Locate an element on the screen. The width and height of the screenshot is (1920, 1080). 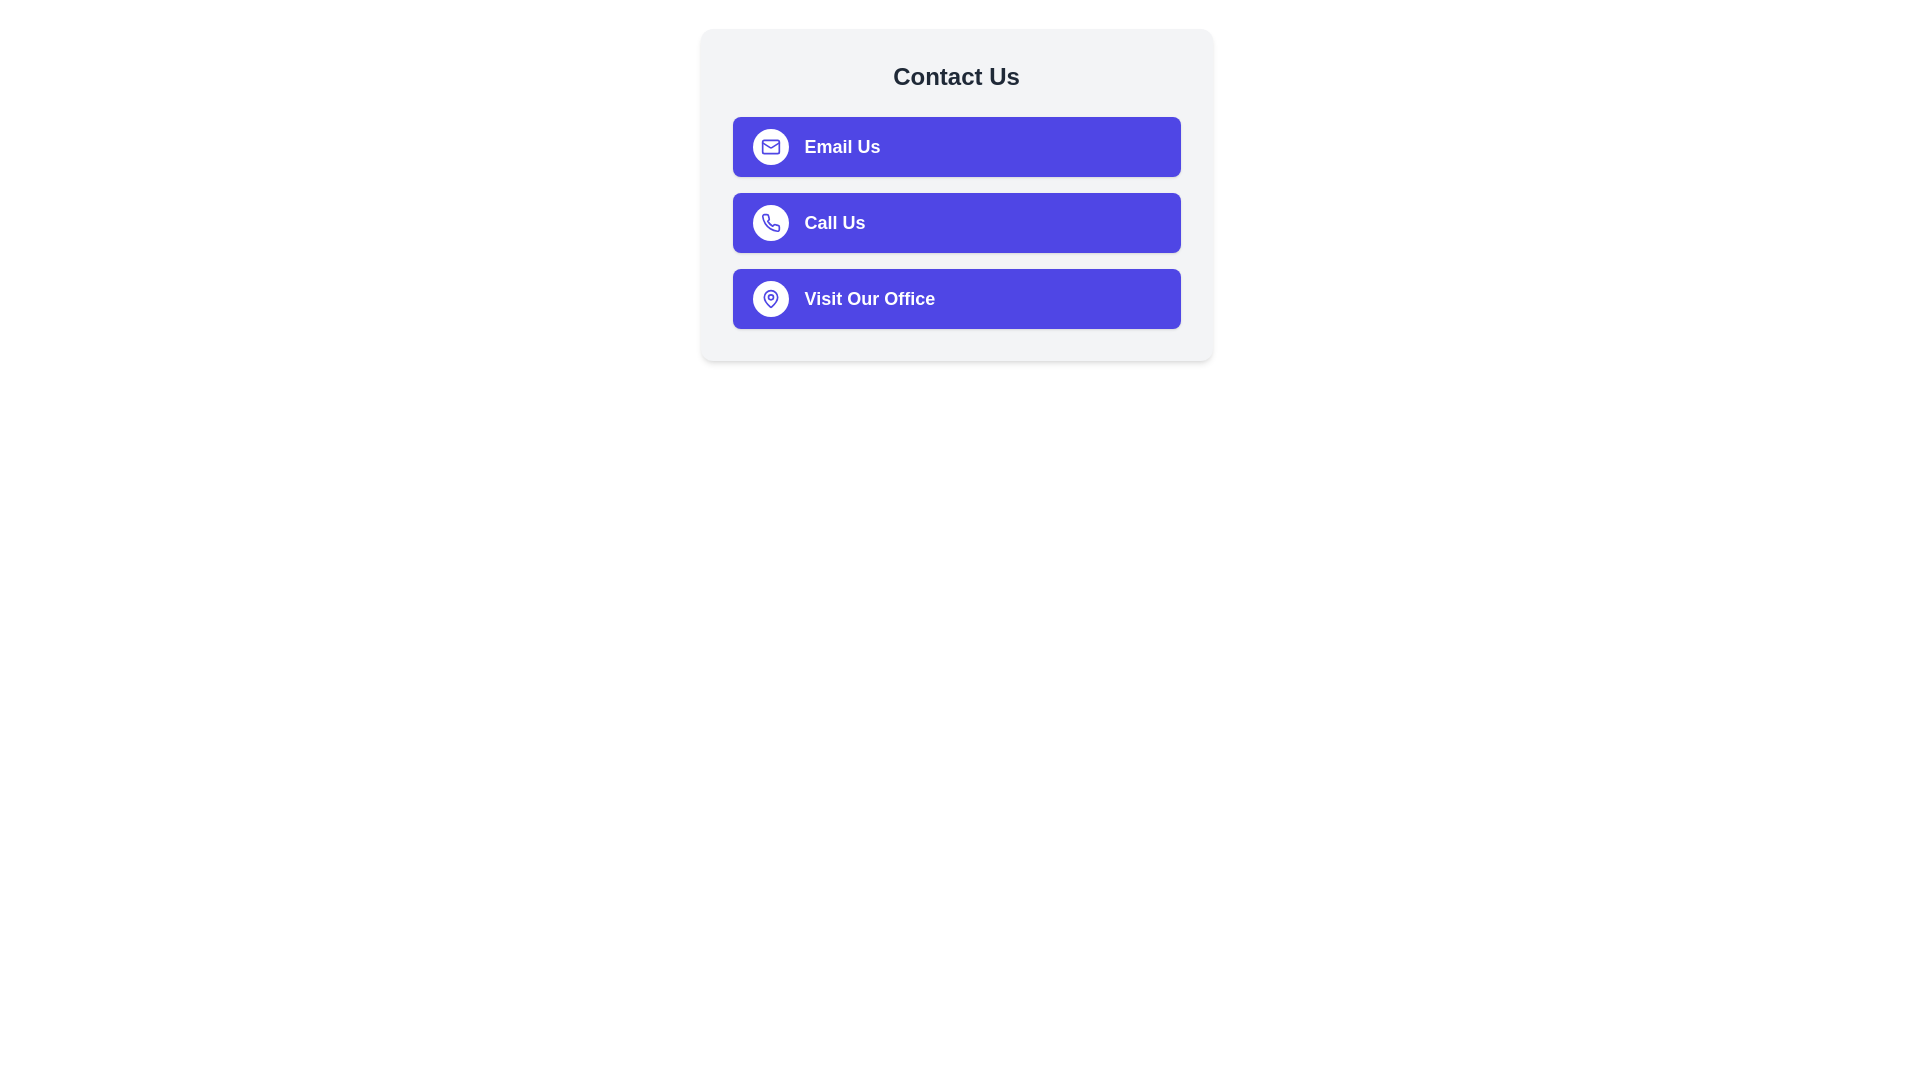
the 'Call Us' button located under the 'Contact Us' section, which is the second button in a vertical stack, to initiate a phone call is located at coordinates (955, 223).